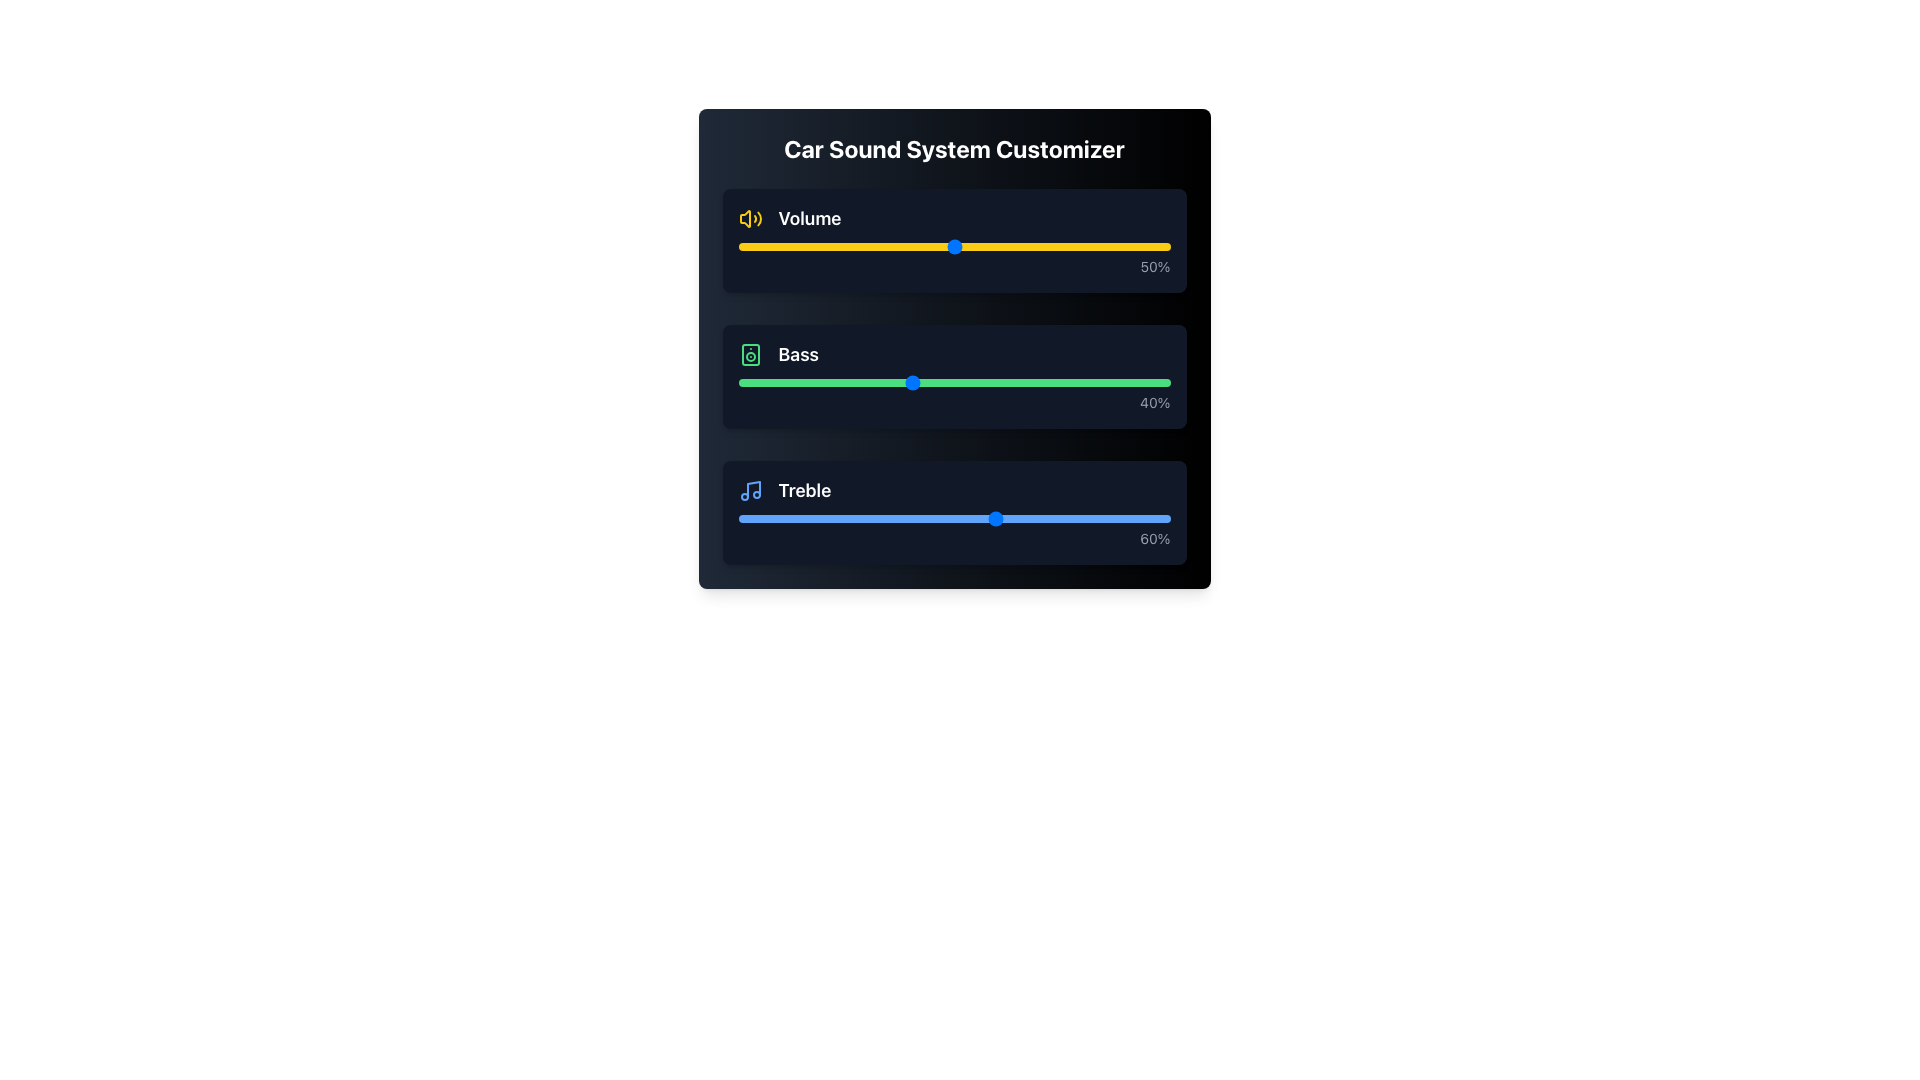 This screenshot has width=1920, height=1080. What do you see at coordinates (868, 245) in the screenshot?
I see `volume` at bounding box center [868, 245].